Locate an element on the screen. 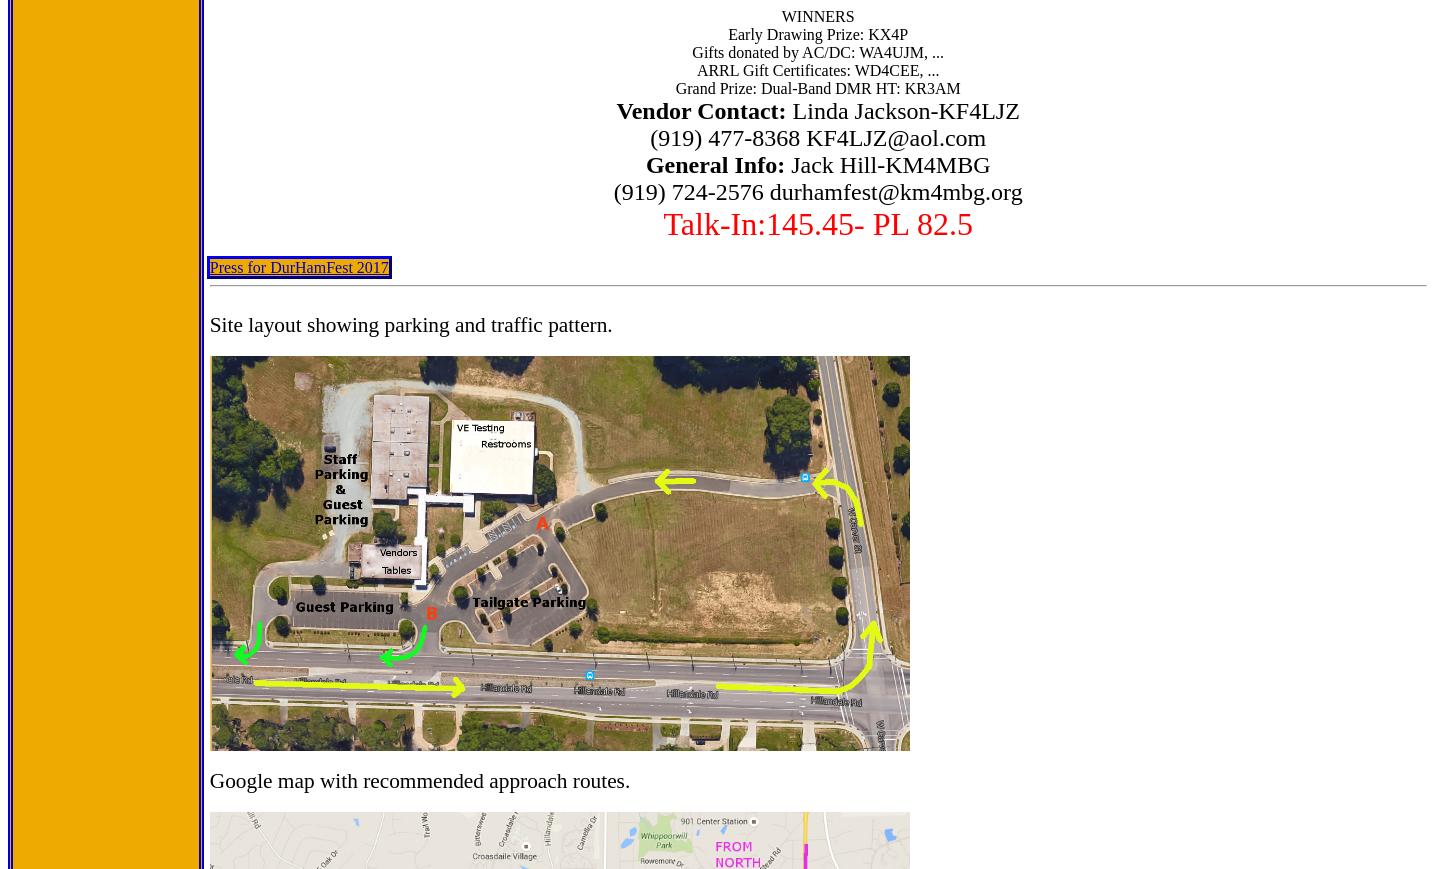 The image size is (1440, 869). 'Early Drawing Prize: KX4P' is located at coordinates (818, 33).